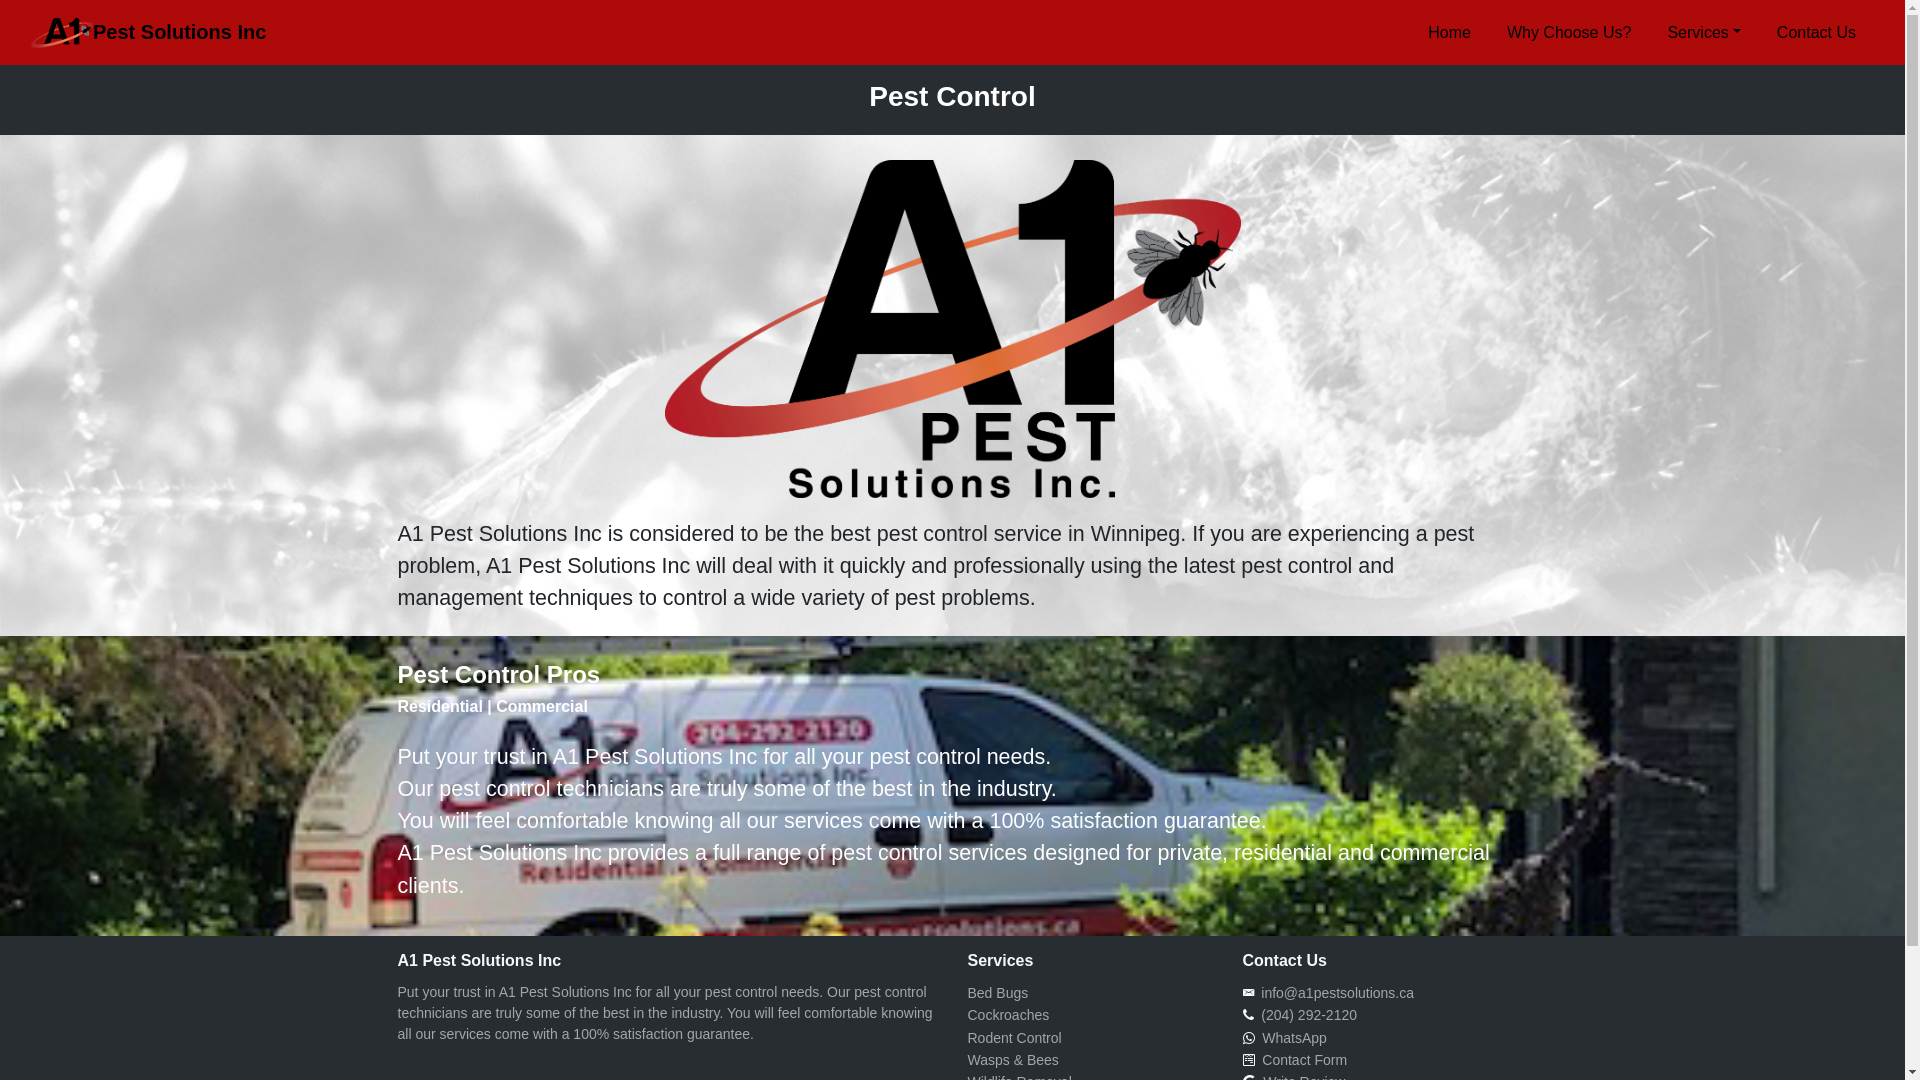  Describe the element at coordinates (998, 992) in the screenshot. I see `'Bed Bugs'` at that location.